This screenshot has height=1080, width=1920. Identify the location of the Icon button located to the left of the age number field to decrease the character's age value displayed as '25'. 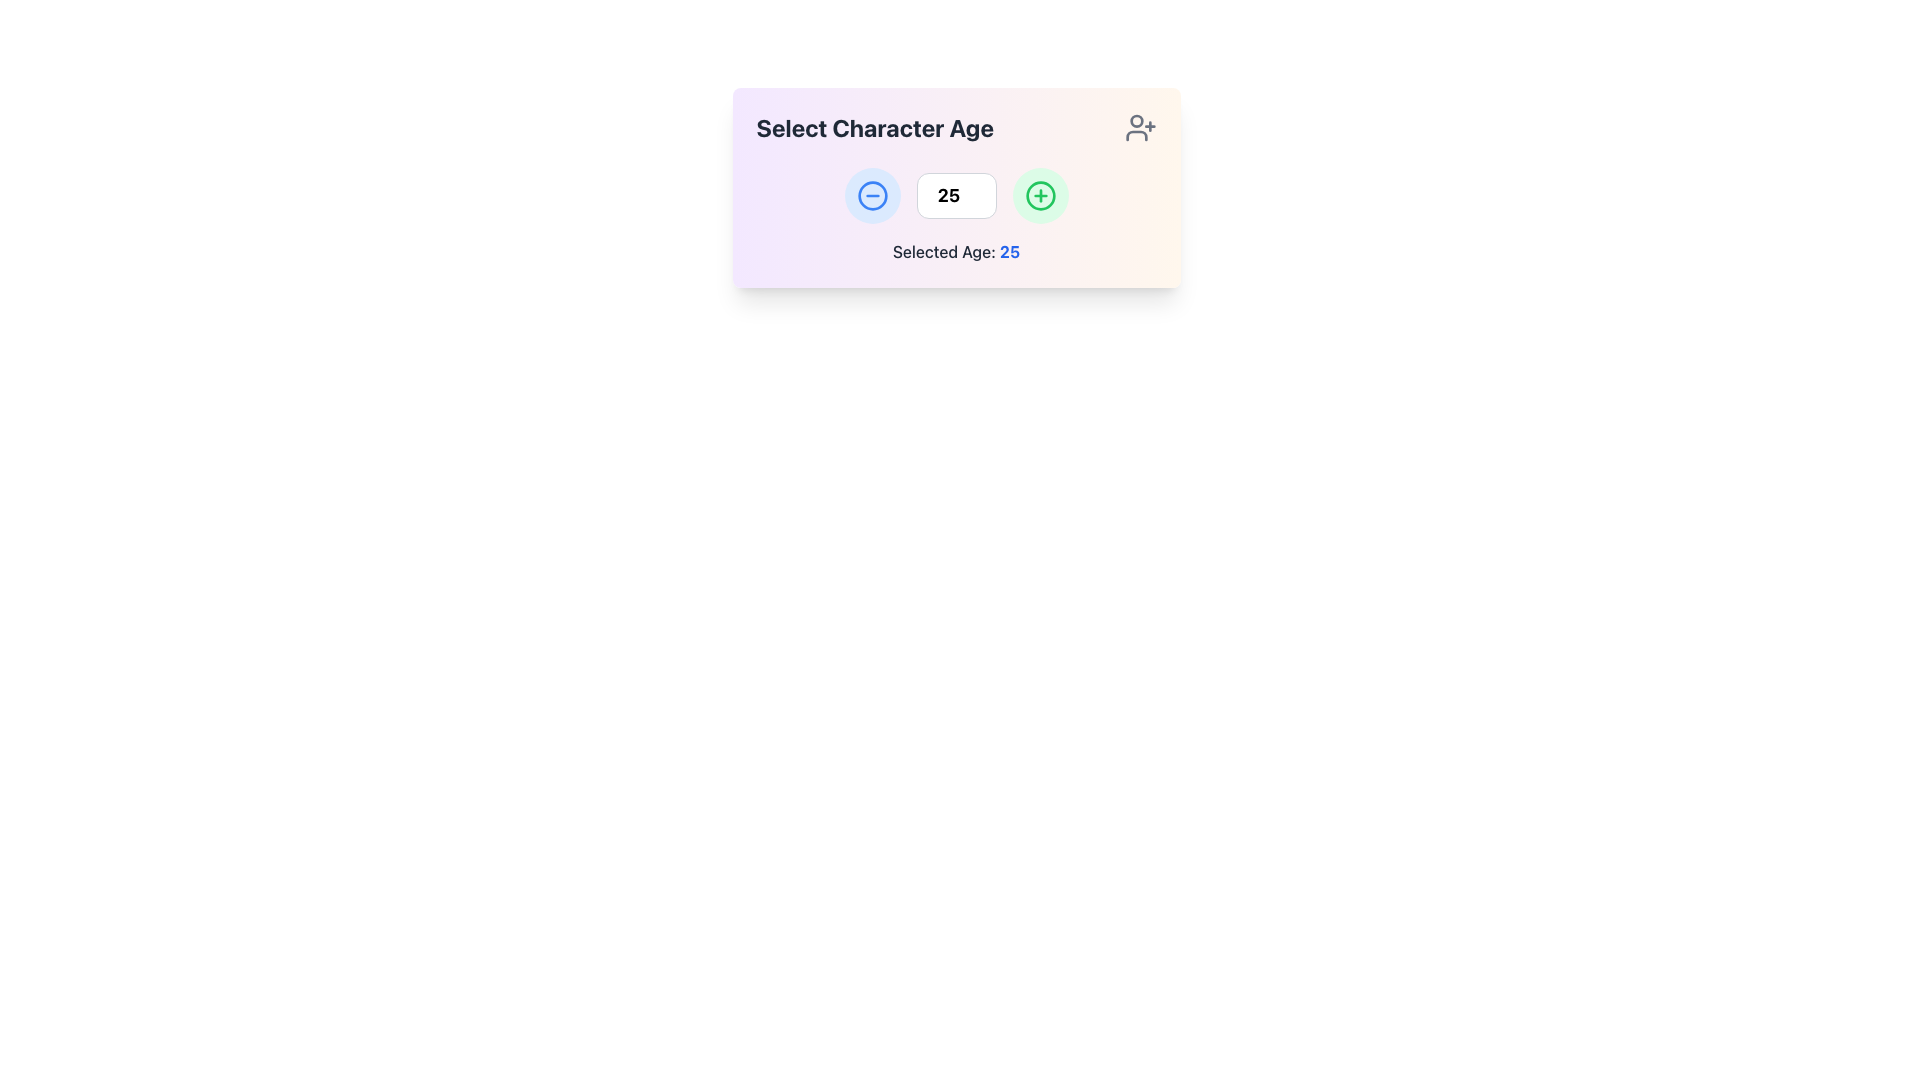
(872, 196).